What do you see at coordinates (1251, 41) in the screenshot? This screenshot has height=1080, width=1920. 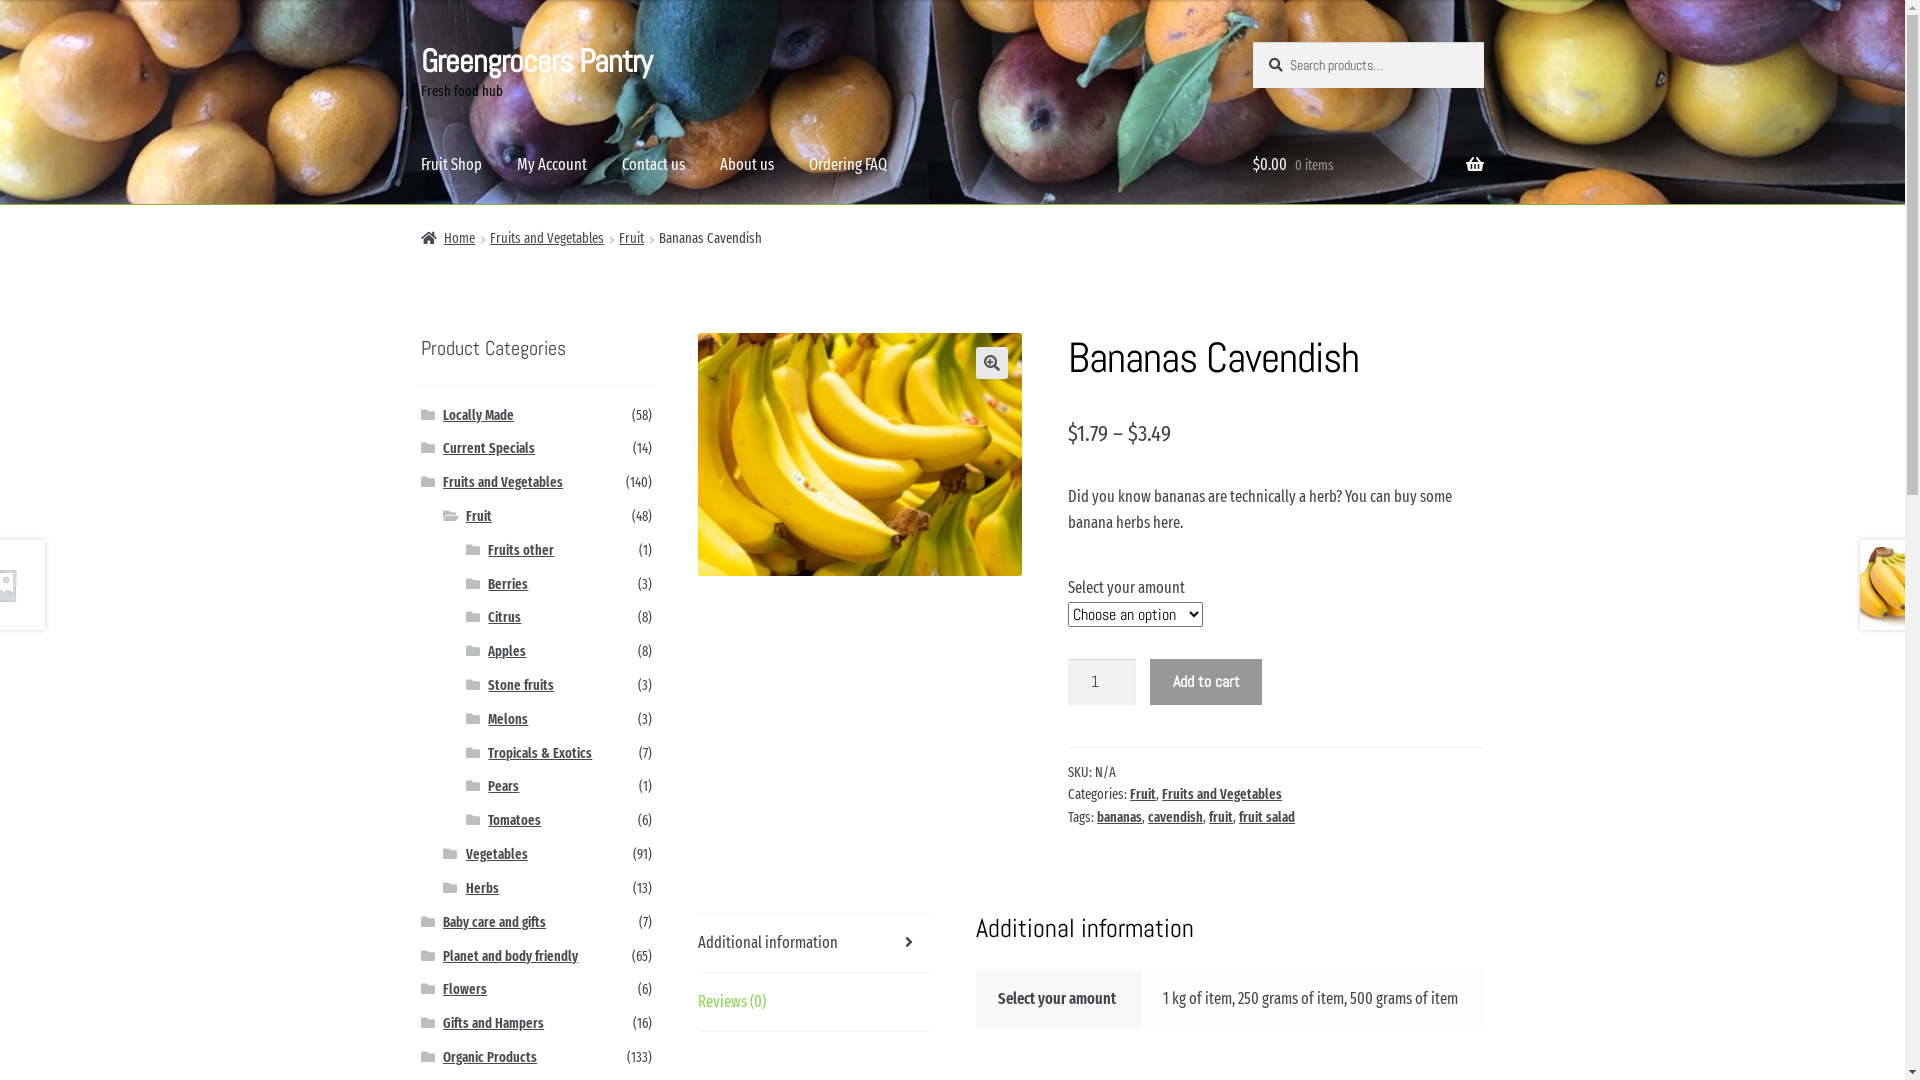 I see `'Search'` at bounding box center [1251, 41].